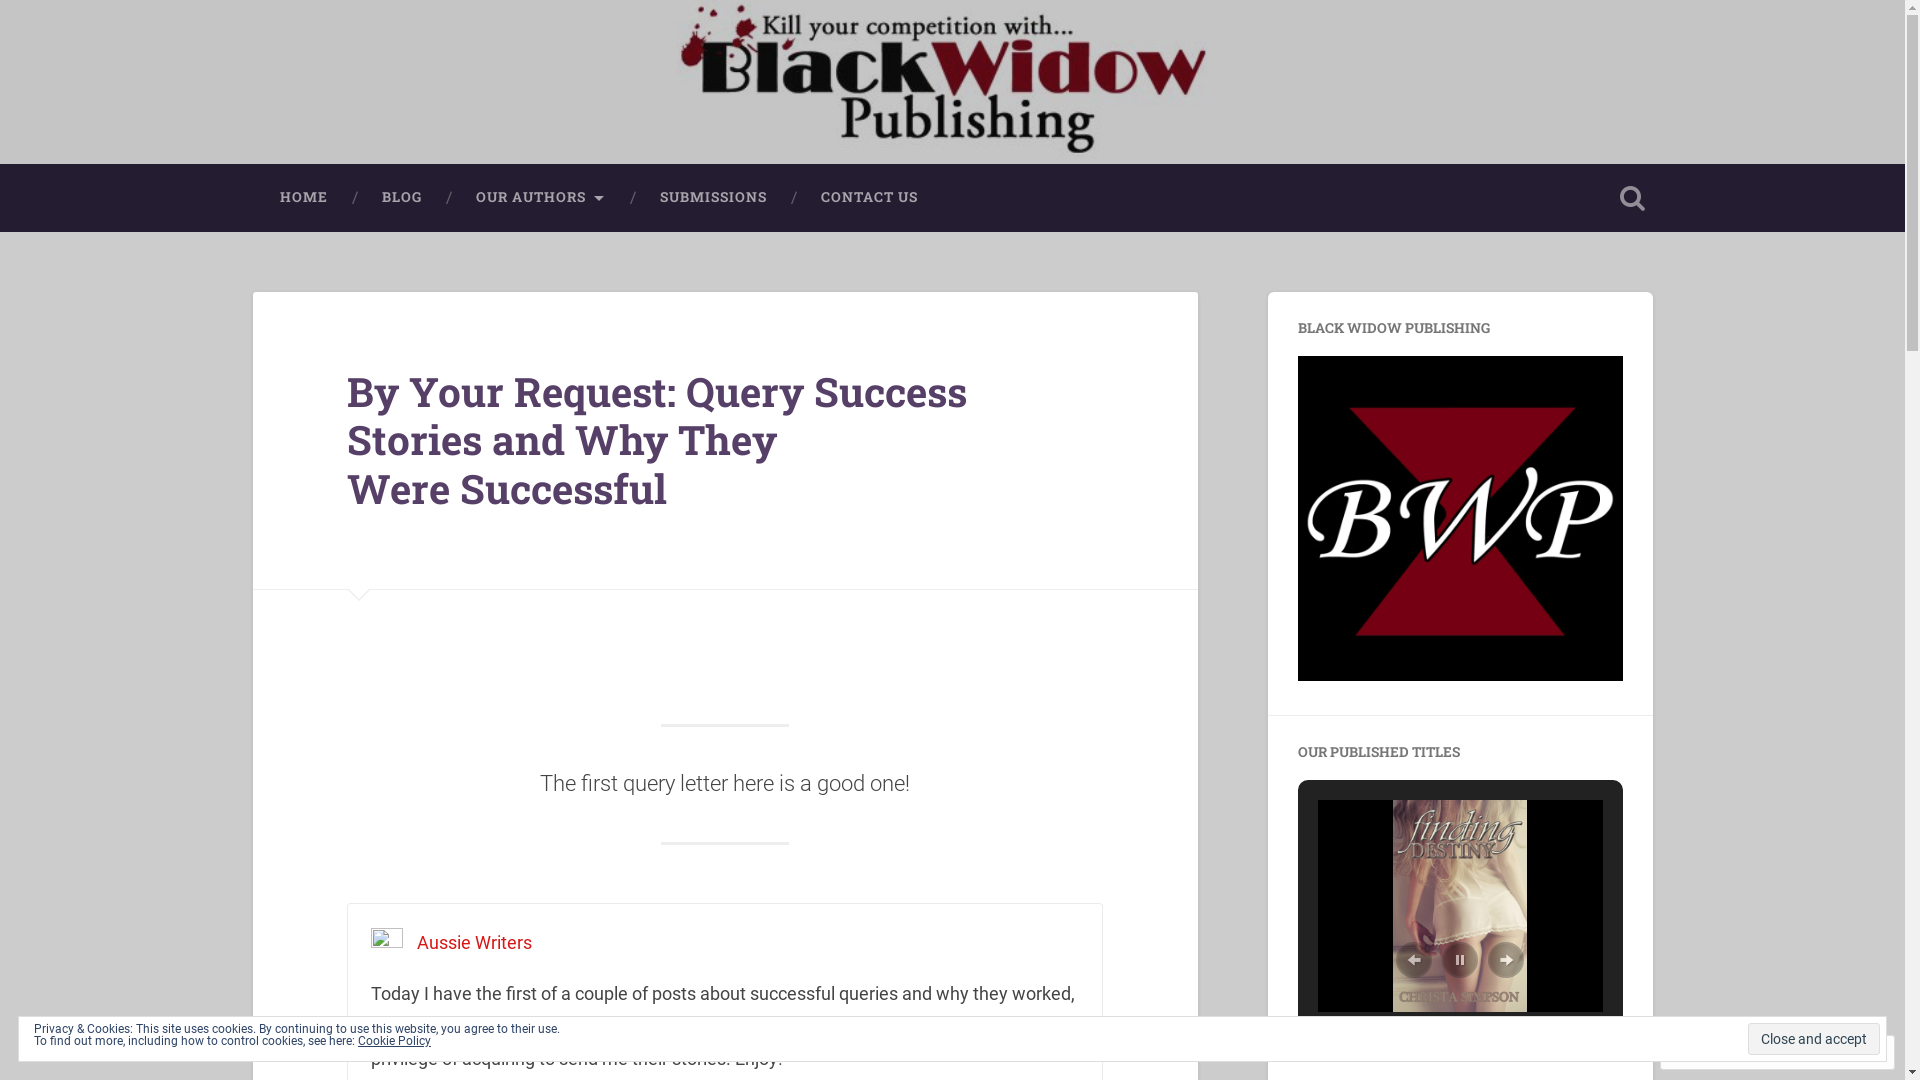  What do you see at coordinates (1459, 906) in the screenshot?
I see `'Finding Destiny &#8211;&nbsp;e-cover2'` at bounding box center [1459, 906].